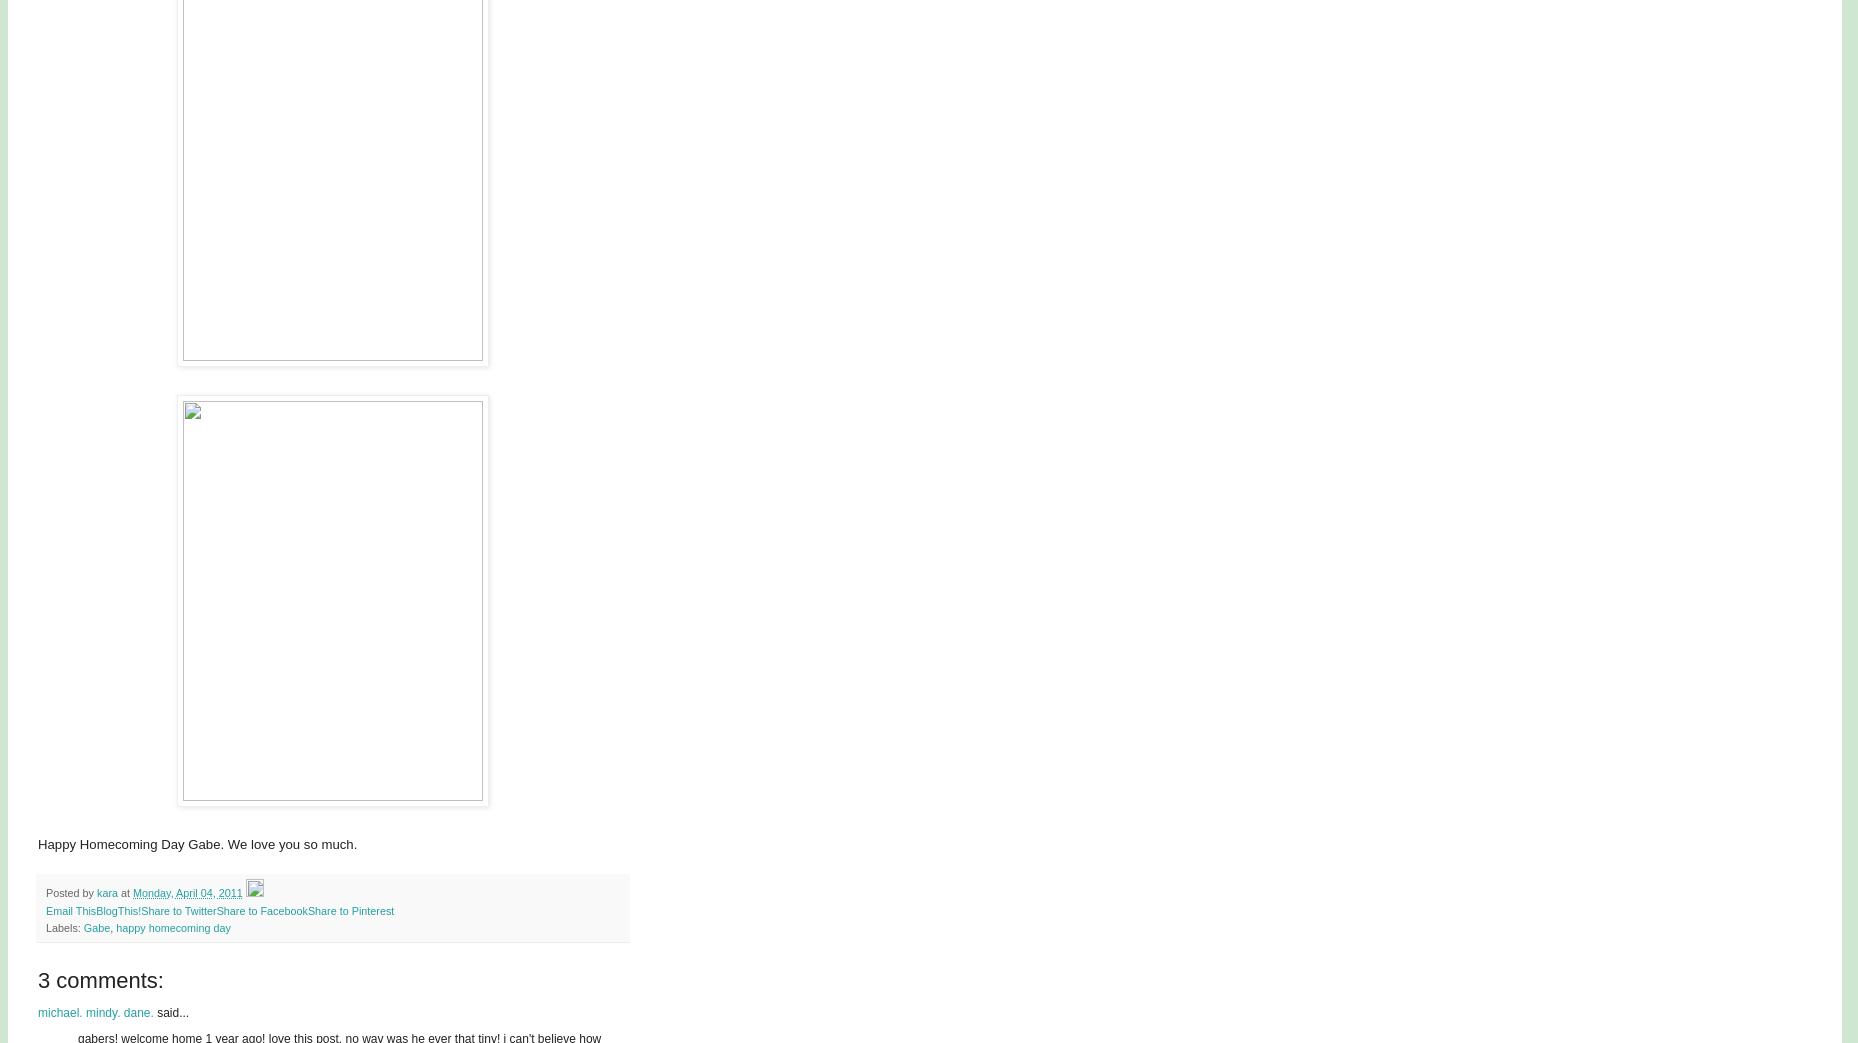 The width and height of the screenshot is (1858, 1043). What do you see at coordinates (63, 926) in the screenshot?
I see `'Labels:'` at bounding box center [63, 926].